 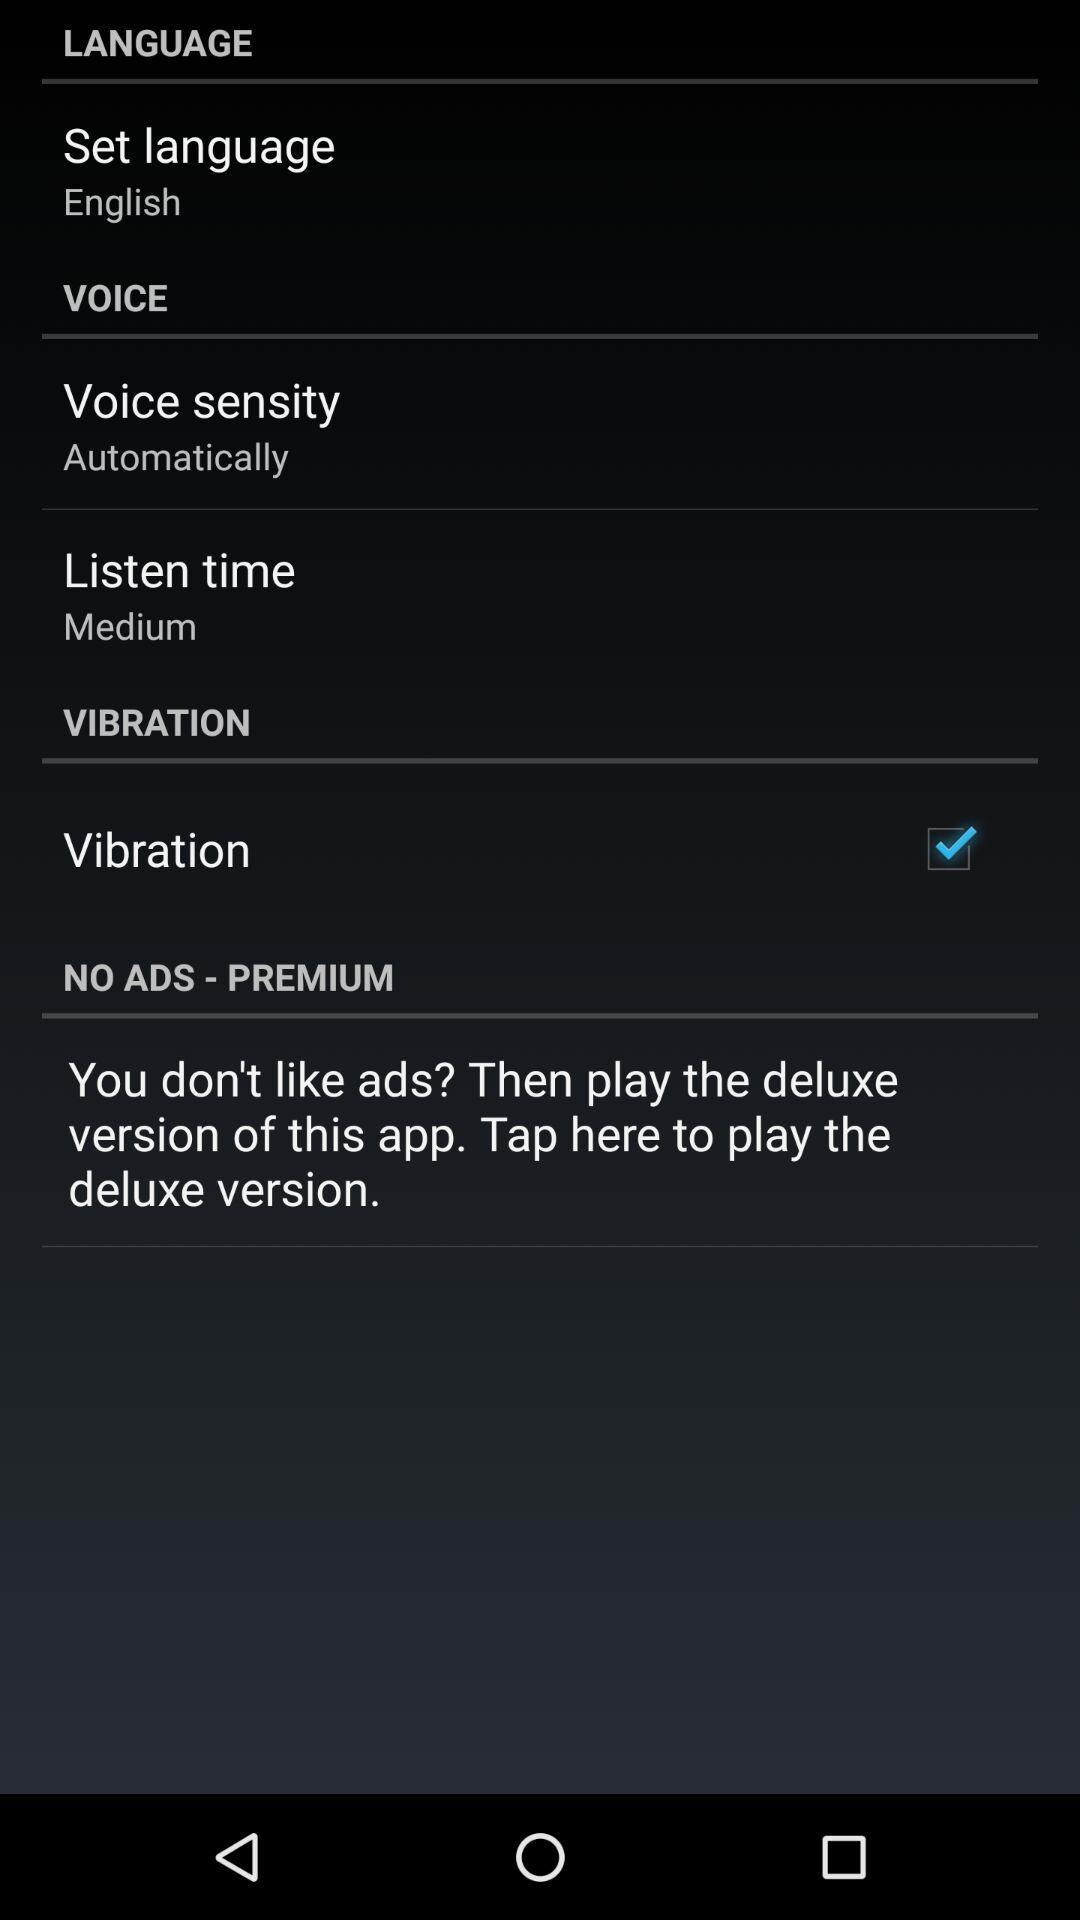 I want to click on app above you don t app, so click(x=540, y=976).